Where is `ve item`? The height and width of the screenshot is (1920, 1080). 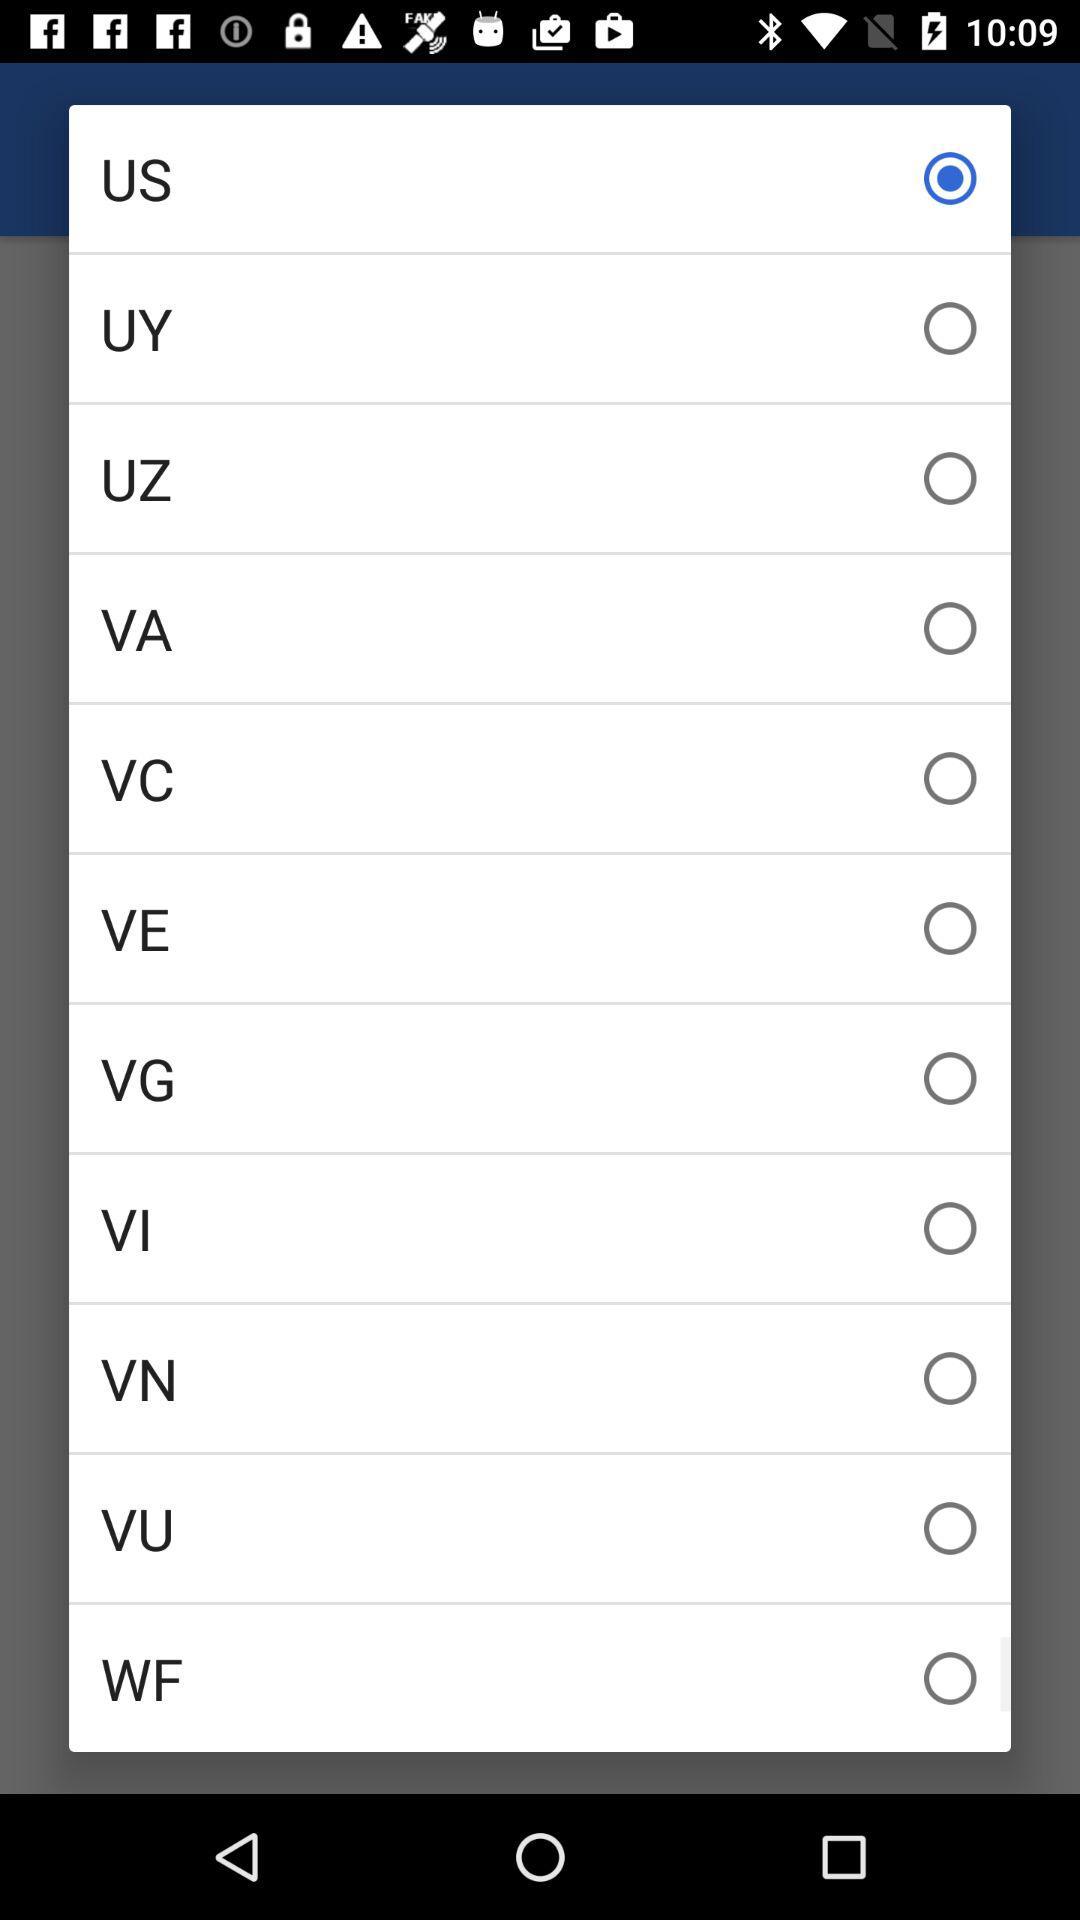
ve item is located at coordinates (540, 927).